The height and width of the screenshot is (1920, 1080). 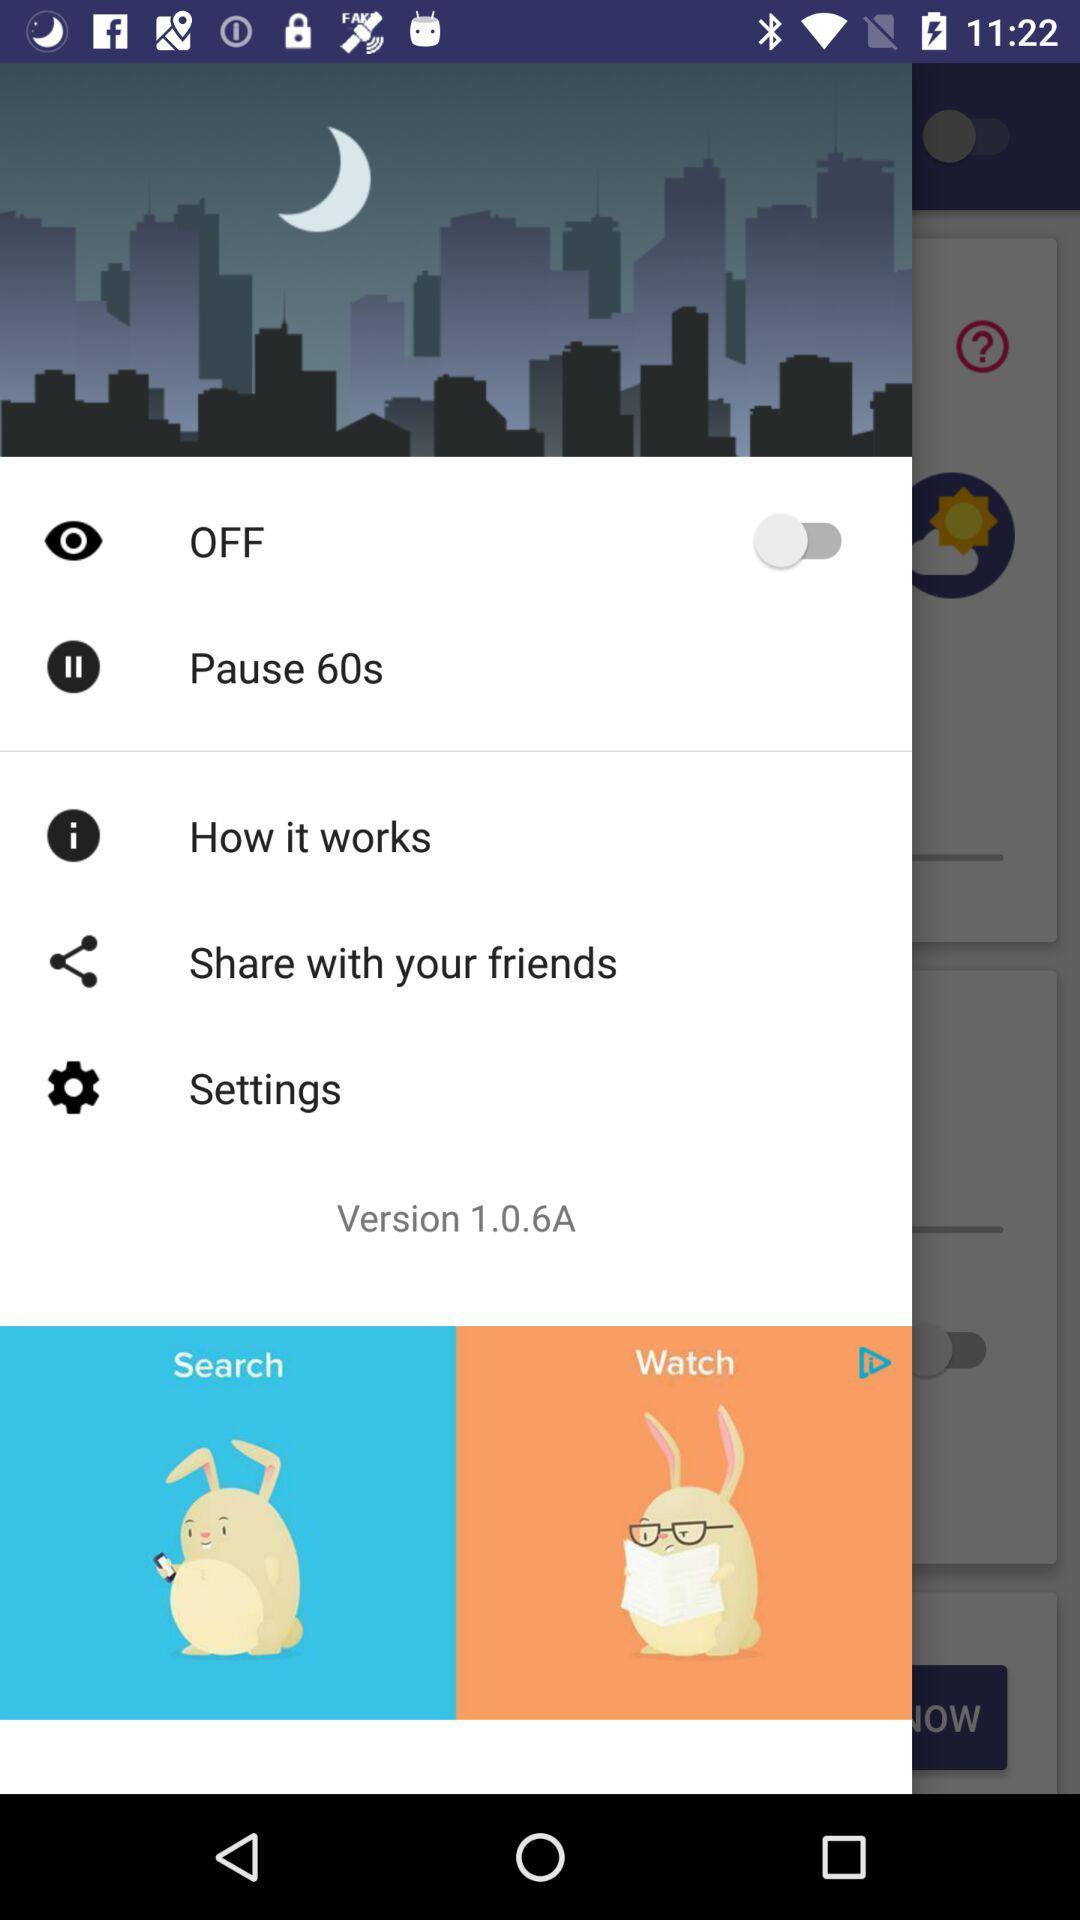 What do you see at coordinates (874, 1361) in the screenshot?
I see `button` at bounding box center [874, 1361].